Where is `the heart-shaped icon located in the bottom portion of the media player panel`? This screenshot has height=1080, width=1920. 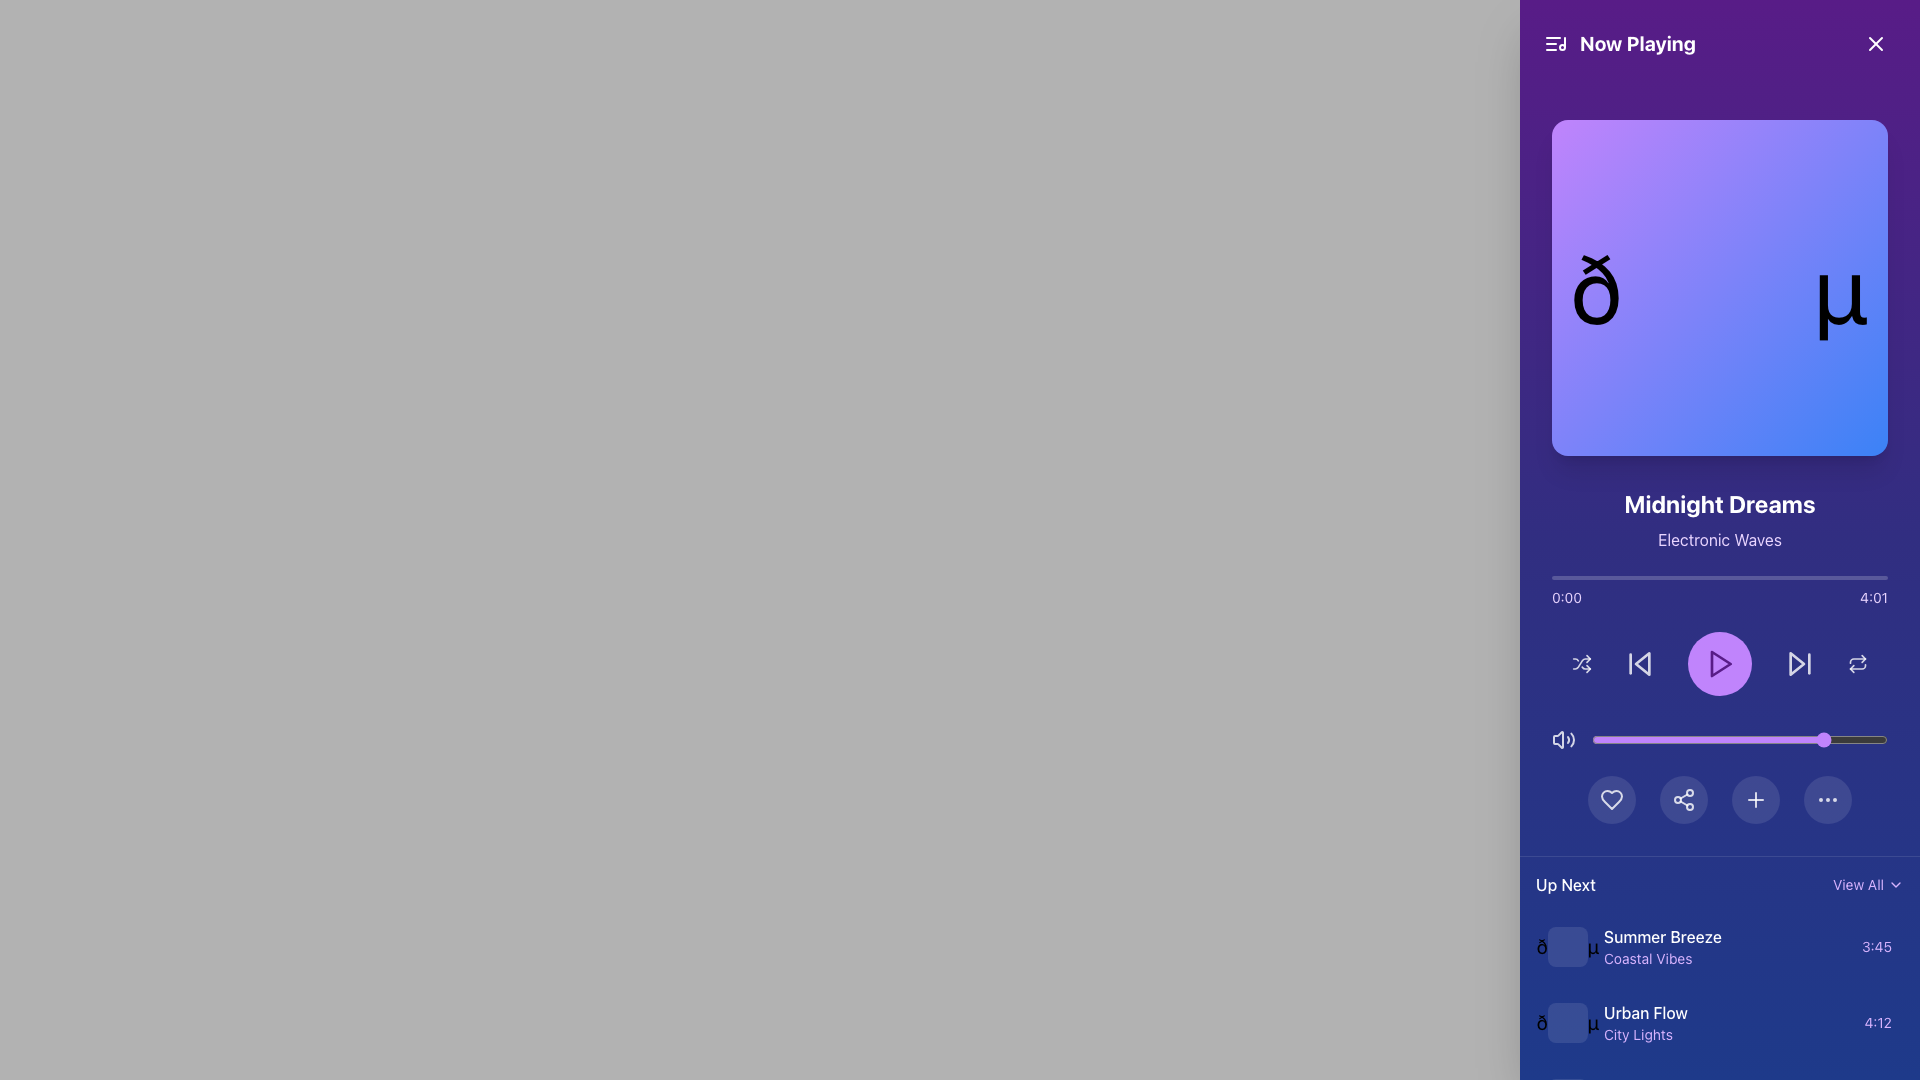
the heart-shaped icon located in the bottom portion of the media player panel is located at coordinates (1612, 798).